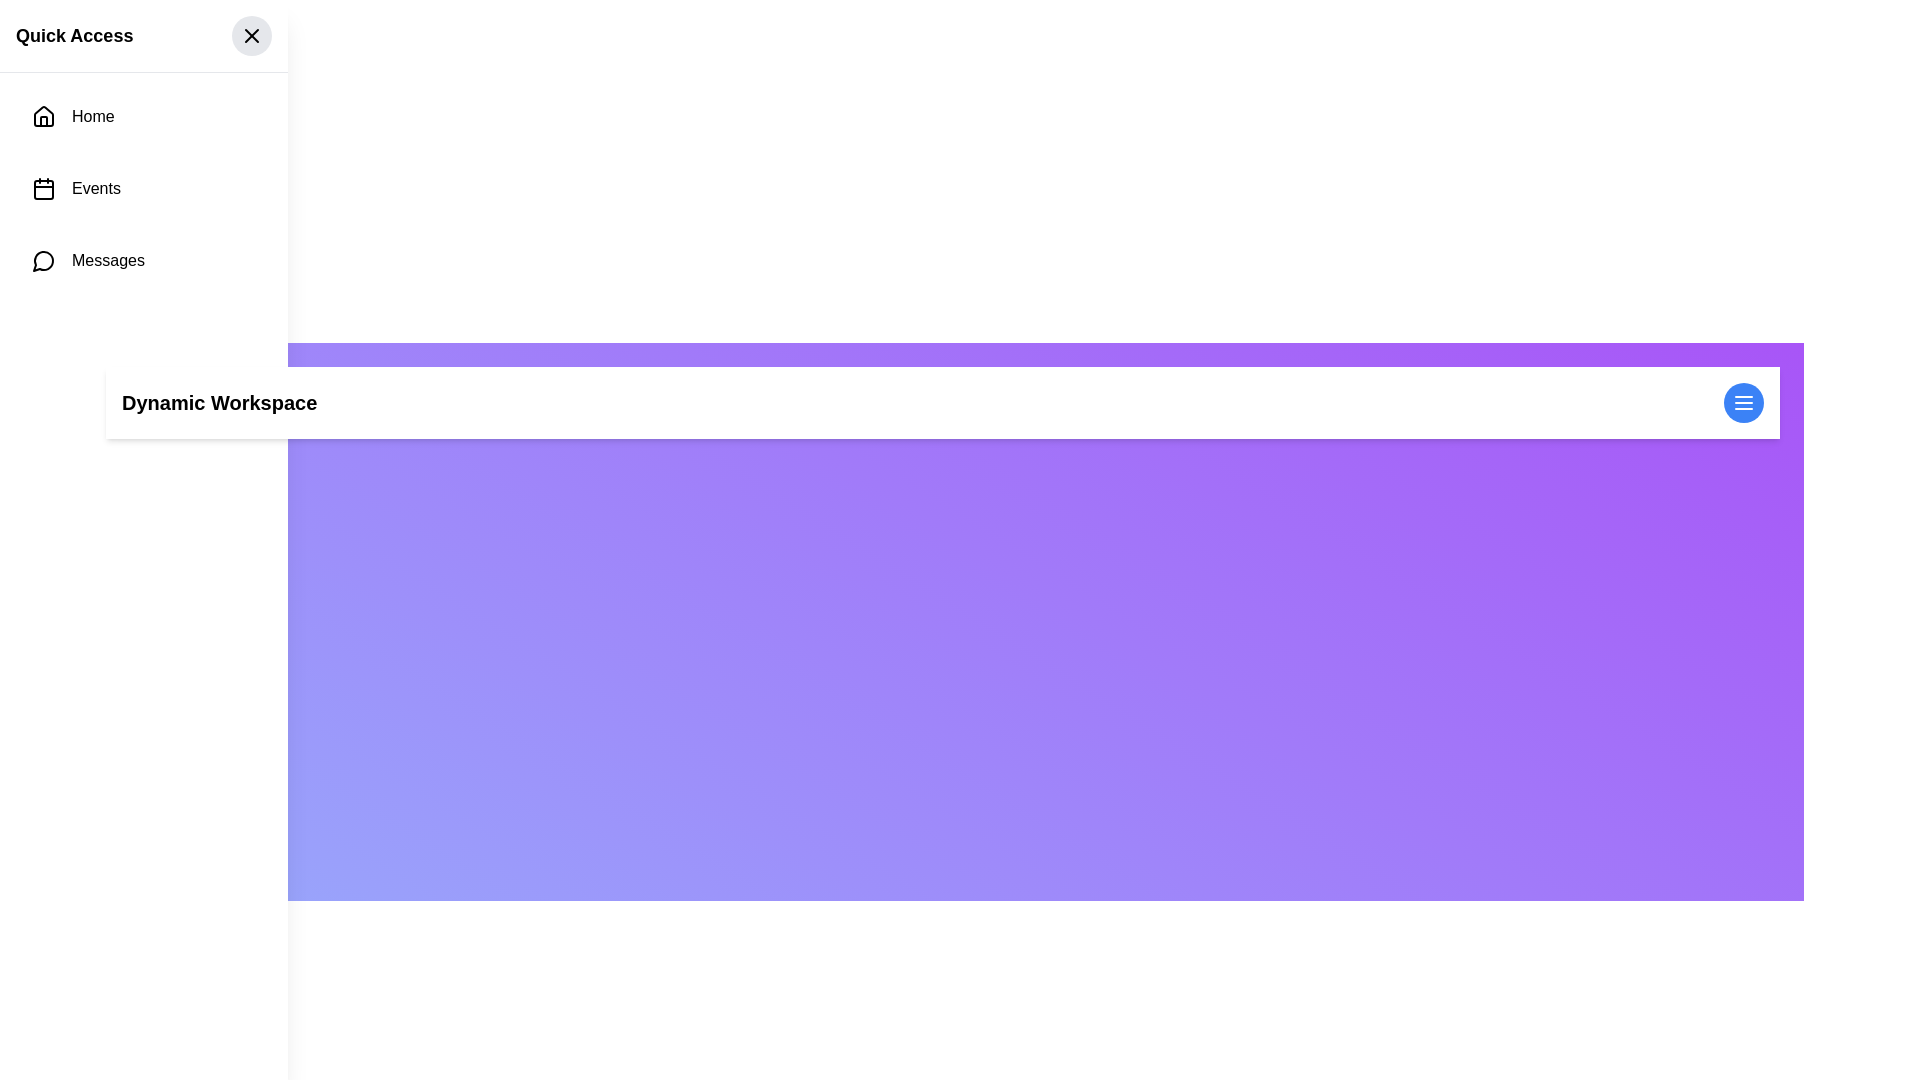 The height and width of the screenshot is (1080, 1920). What do you see at coordinates (143, 189) in the screenshot?
I see `the 'Events' button in the vertical menu using keyboard navigation` at bounding box center [143, 189].